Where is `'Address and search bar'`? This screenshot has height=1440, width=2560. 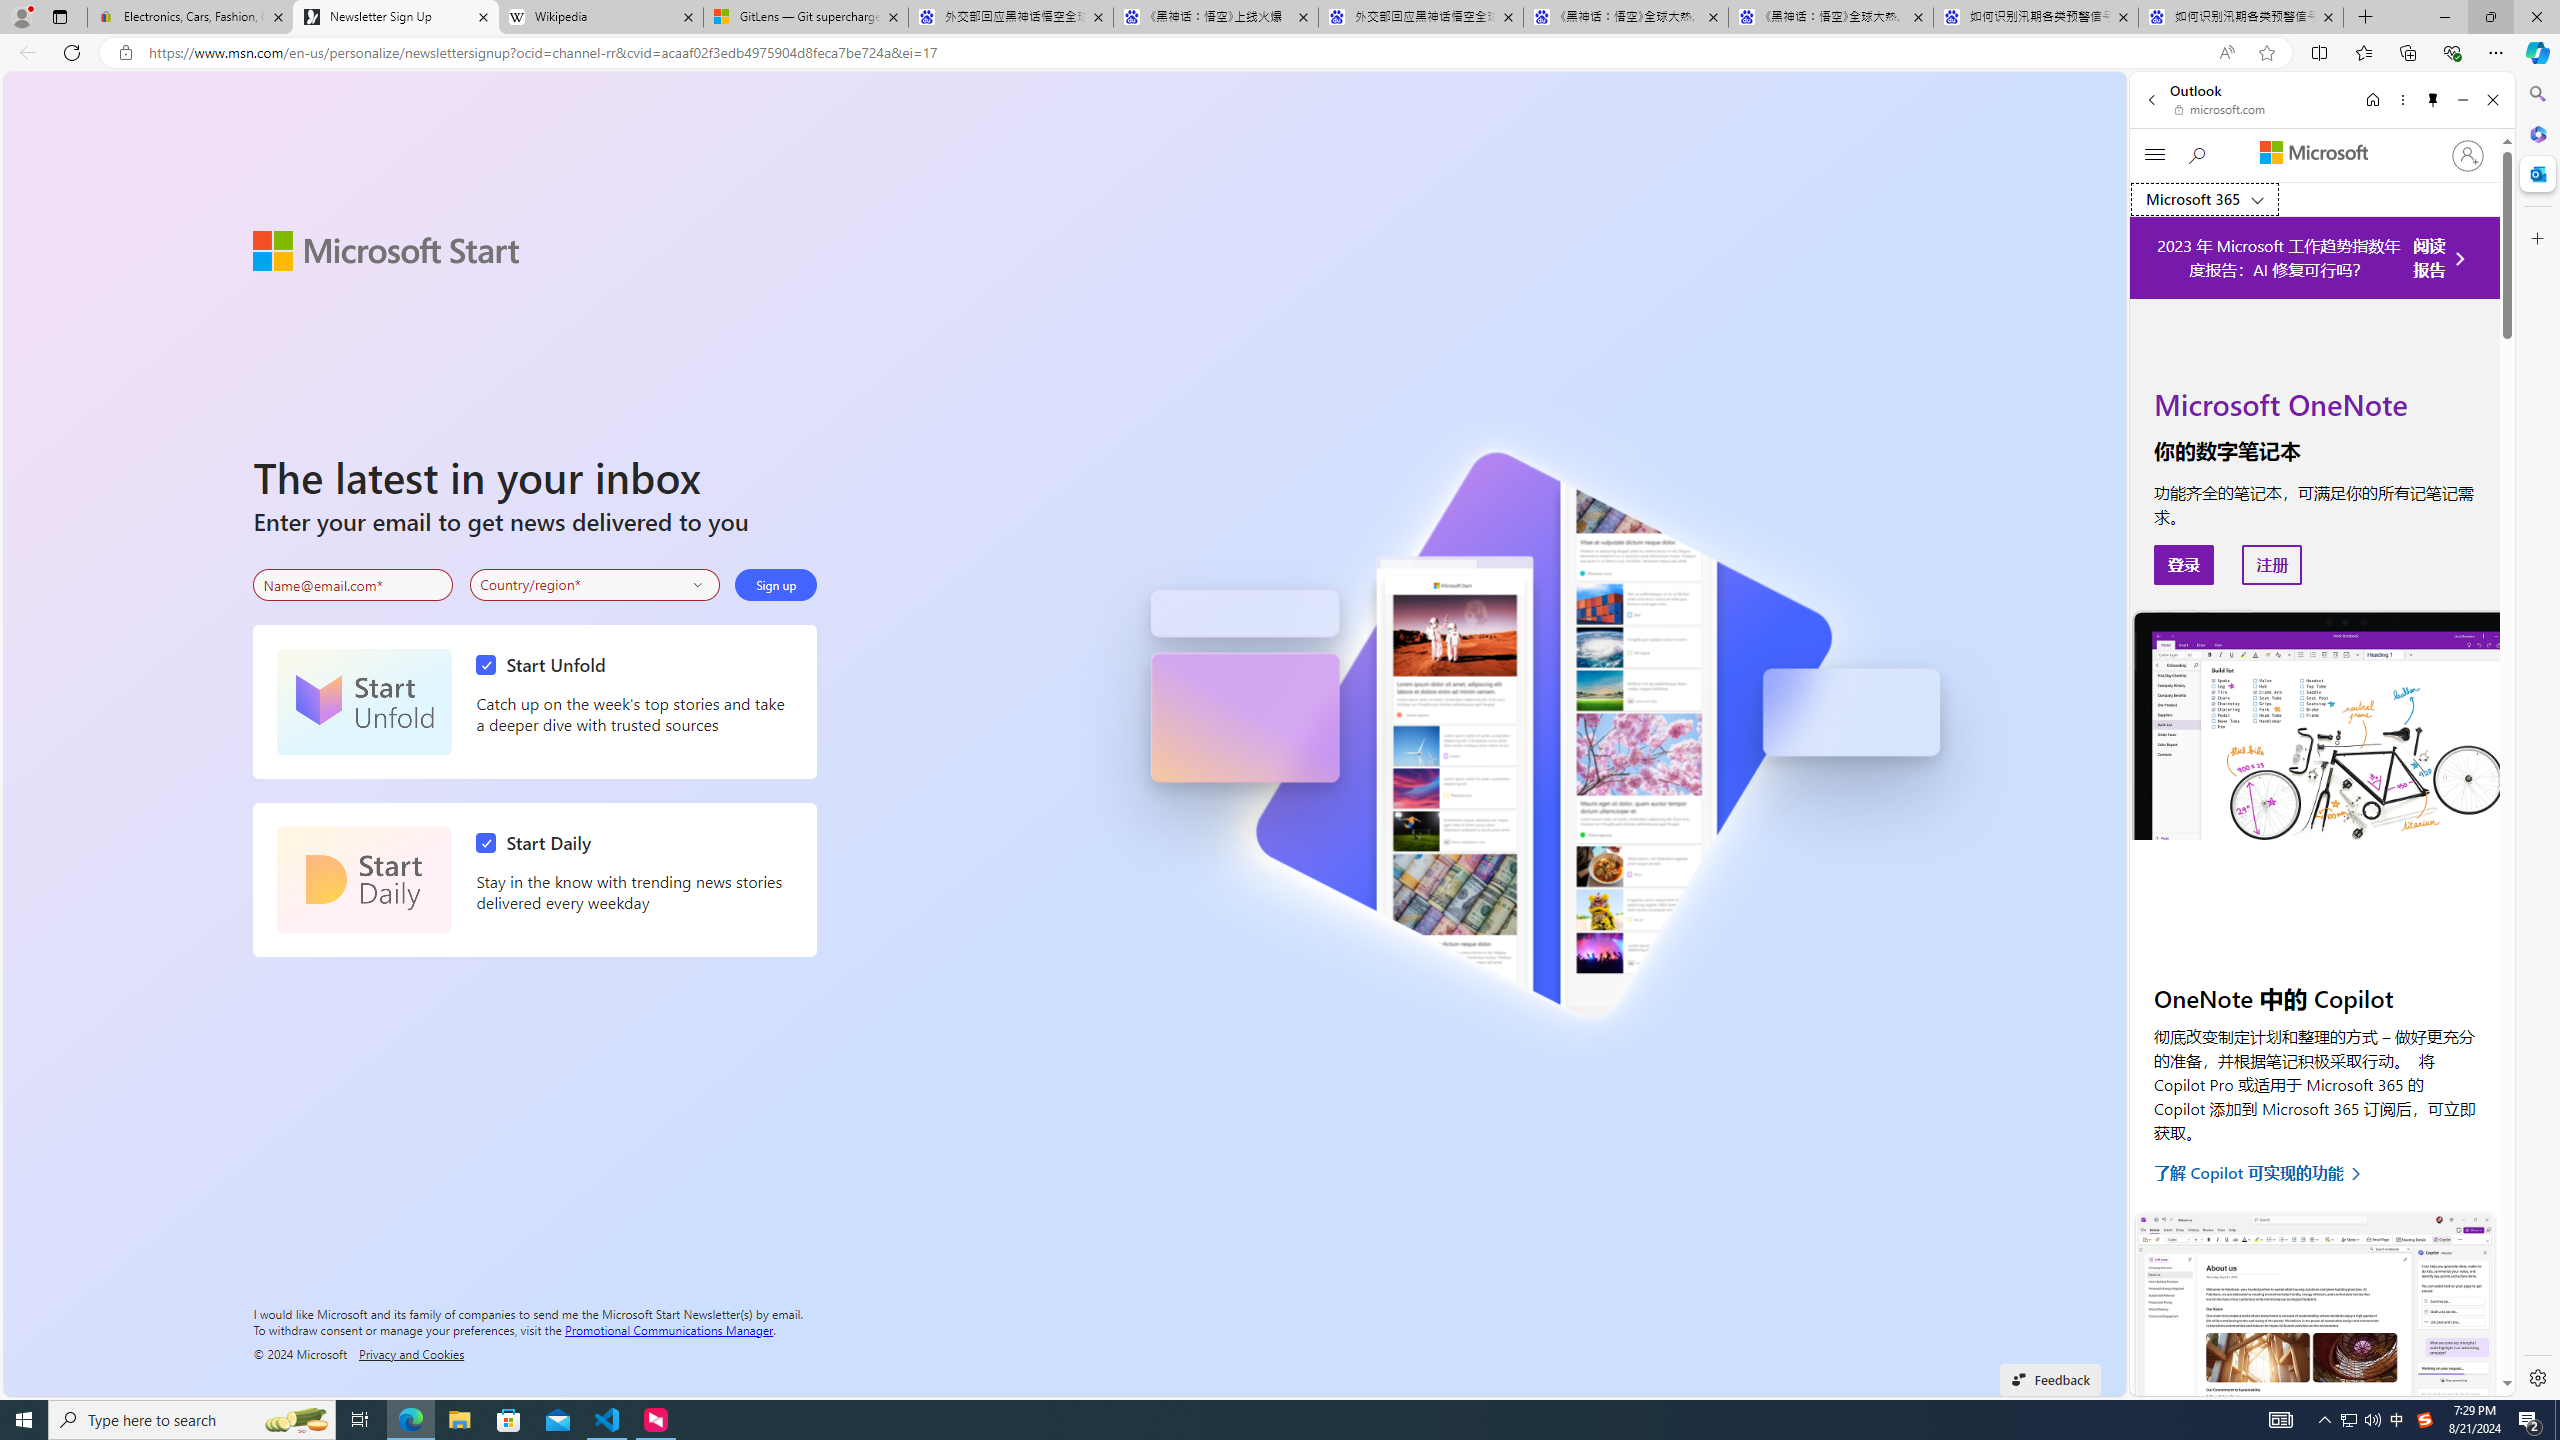
'Address and search bar' is located at coordinates (1178, 53).